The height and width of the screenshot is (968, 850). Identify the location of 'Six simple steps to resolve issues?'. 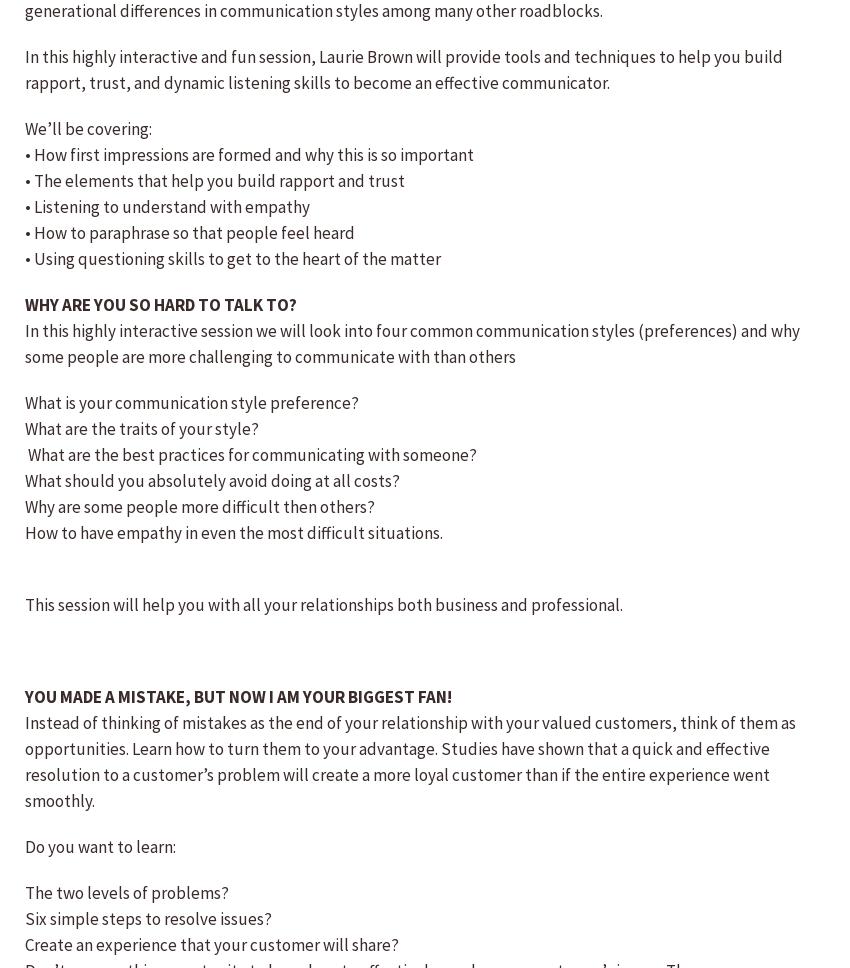
(148, 919).